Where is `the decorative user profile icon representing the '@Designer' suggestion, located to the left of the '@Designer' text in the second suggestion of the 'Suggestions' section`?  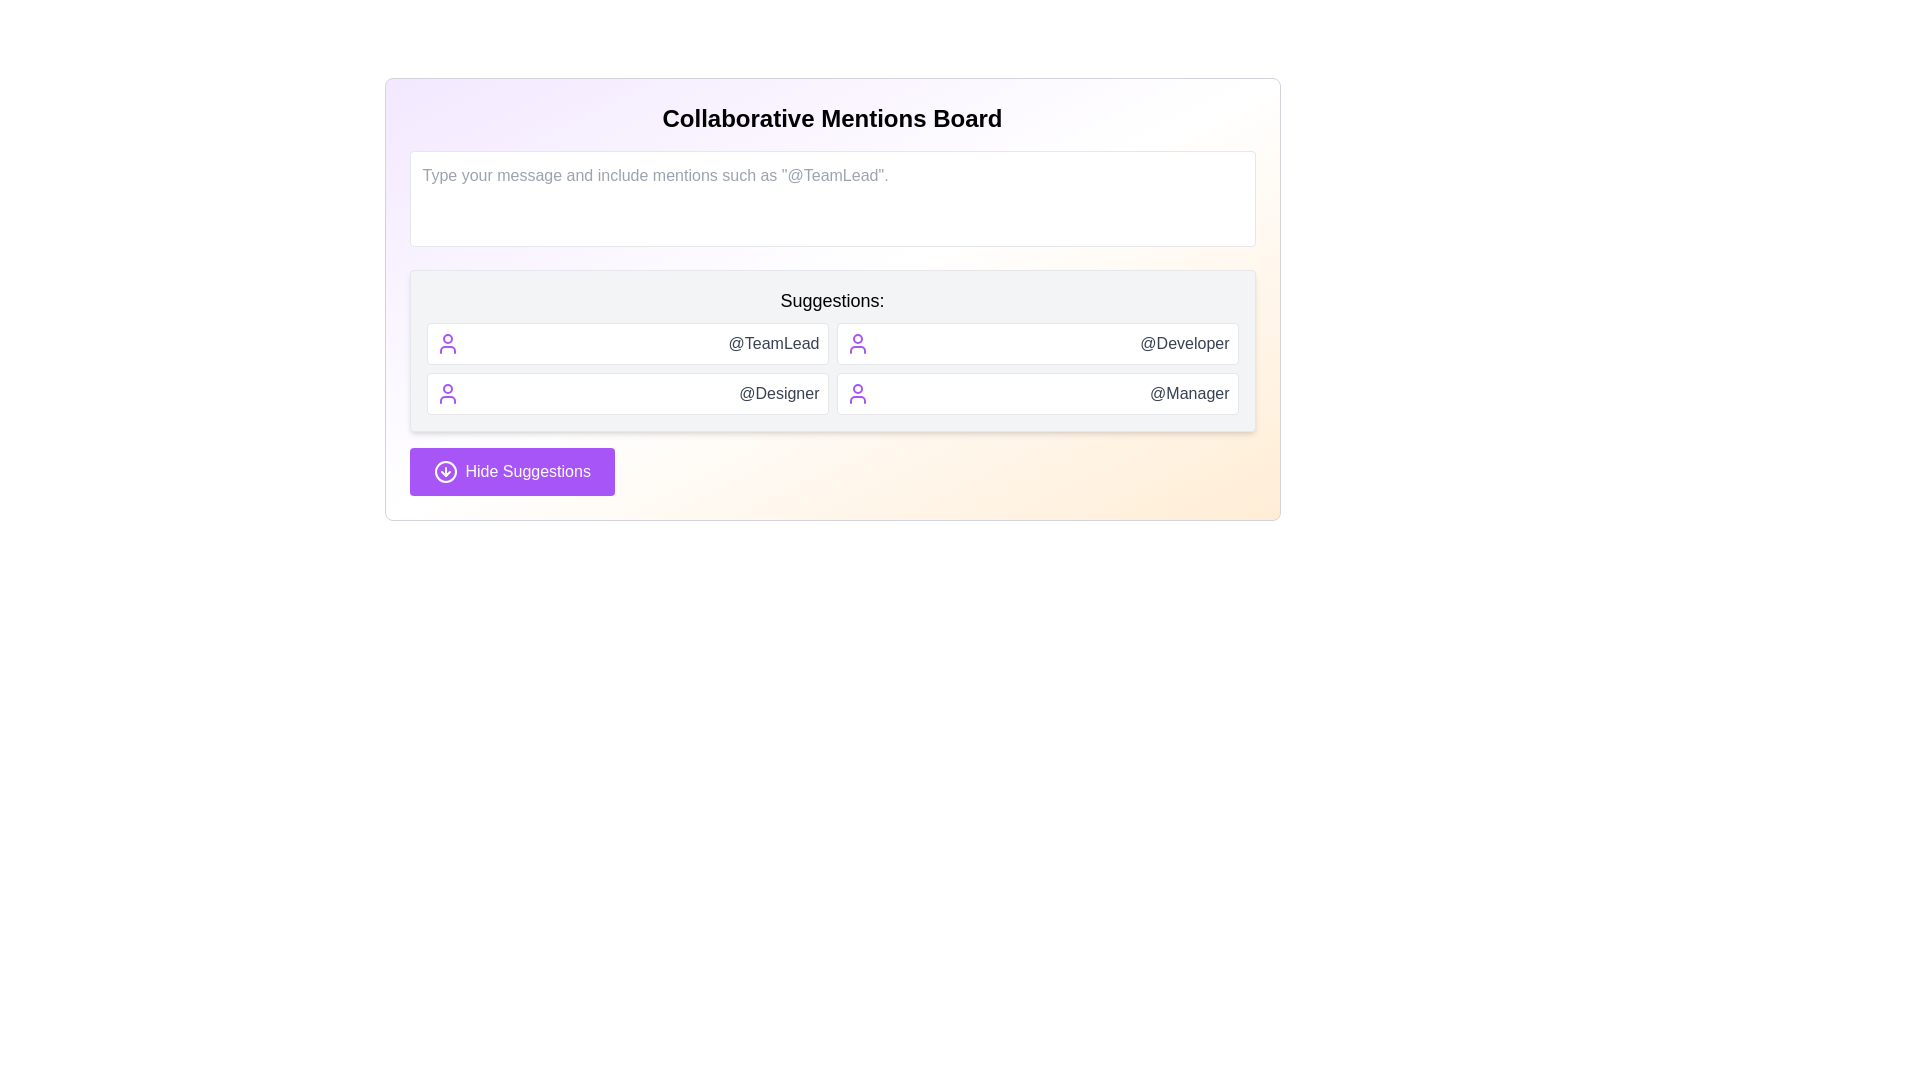
the decorative user profile icon representing the '@Designer' suggestion, located to the left of the '@Designer' text in the second suggestion of the 'Suggestions' section is located at coordinates (446, 393).